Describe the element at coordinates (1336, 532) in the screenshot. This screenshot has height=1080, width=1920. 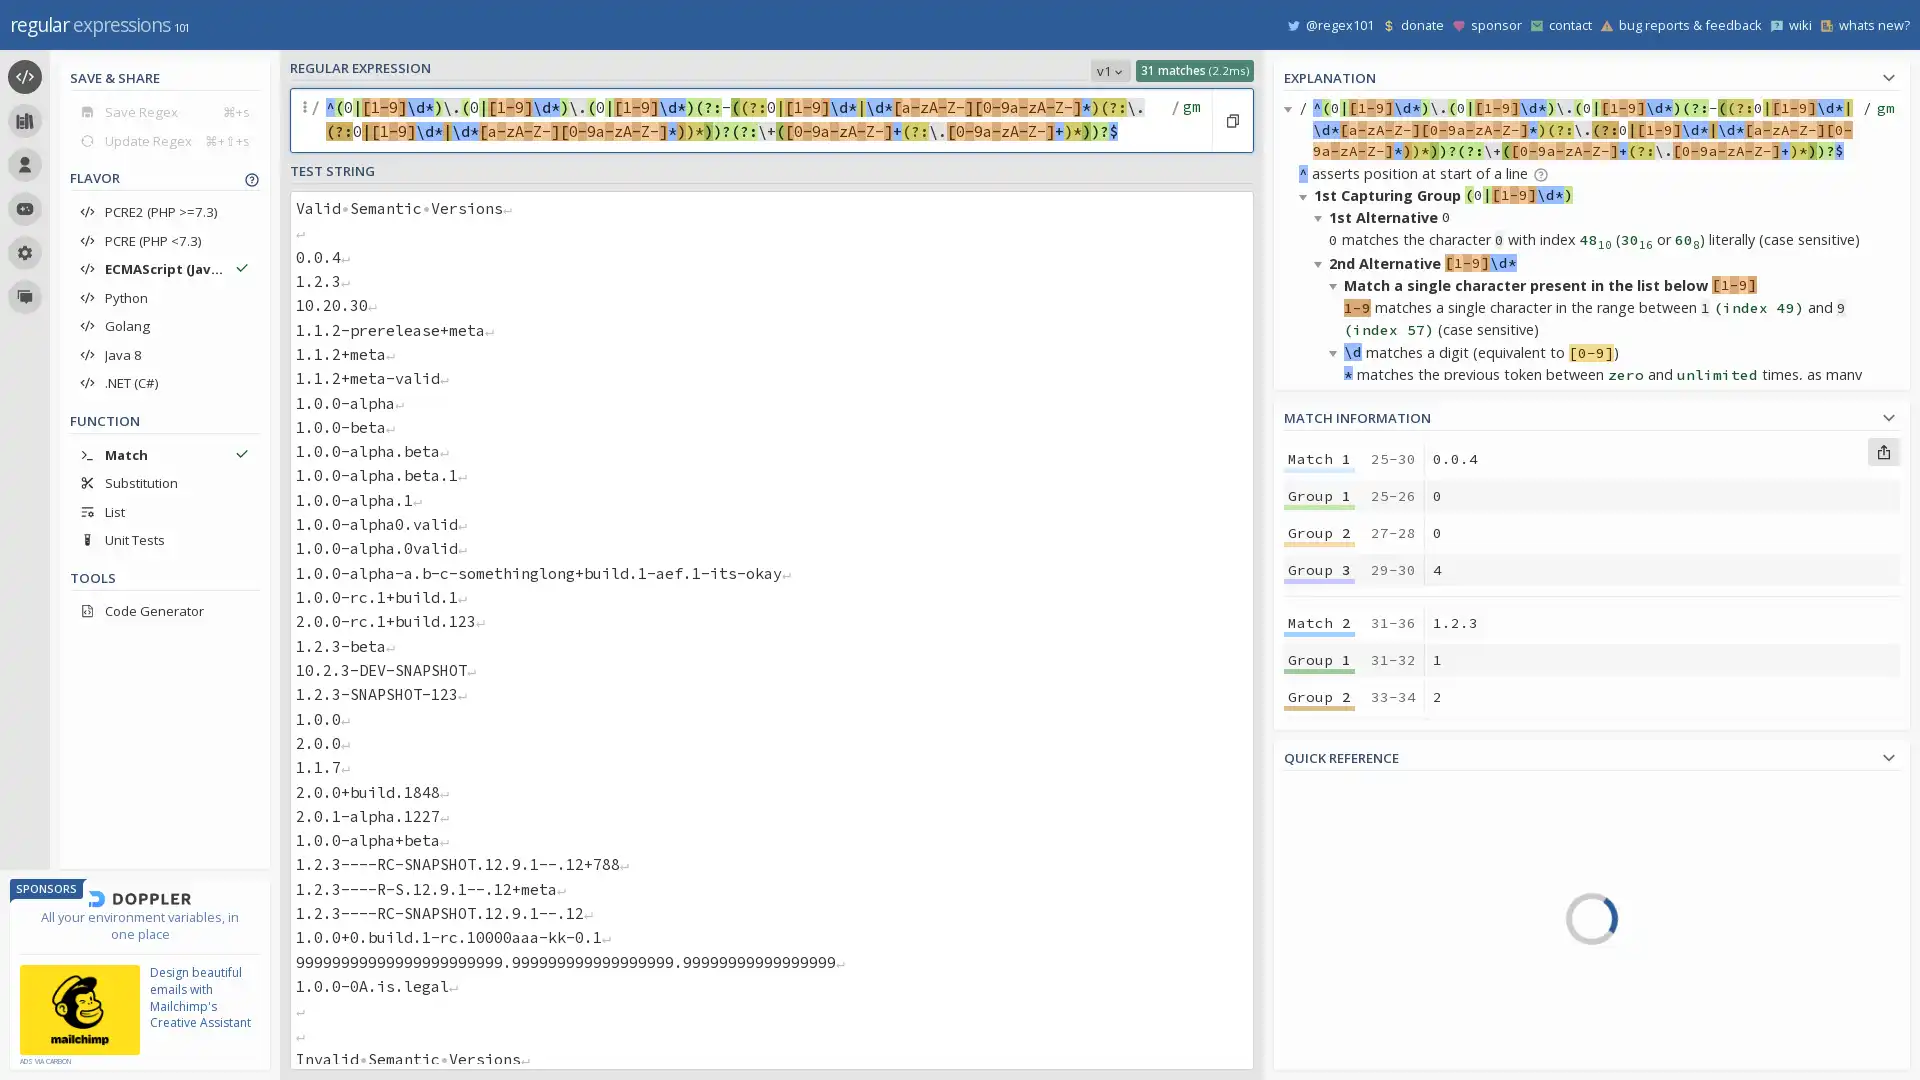
I see `Collapse Subtree` at that location.